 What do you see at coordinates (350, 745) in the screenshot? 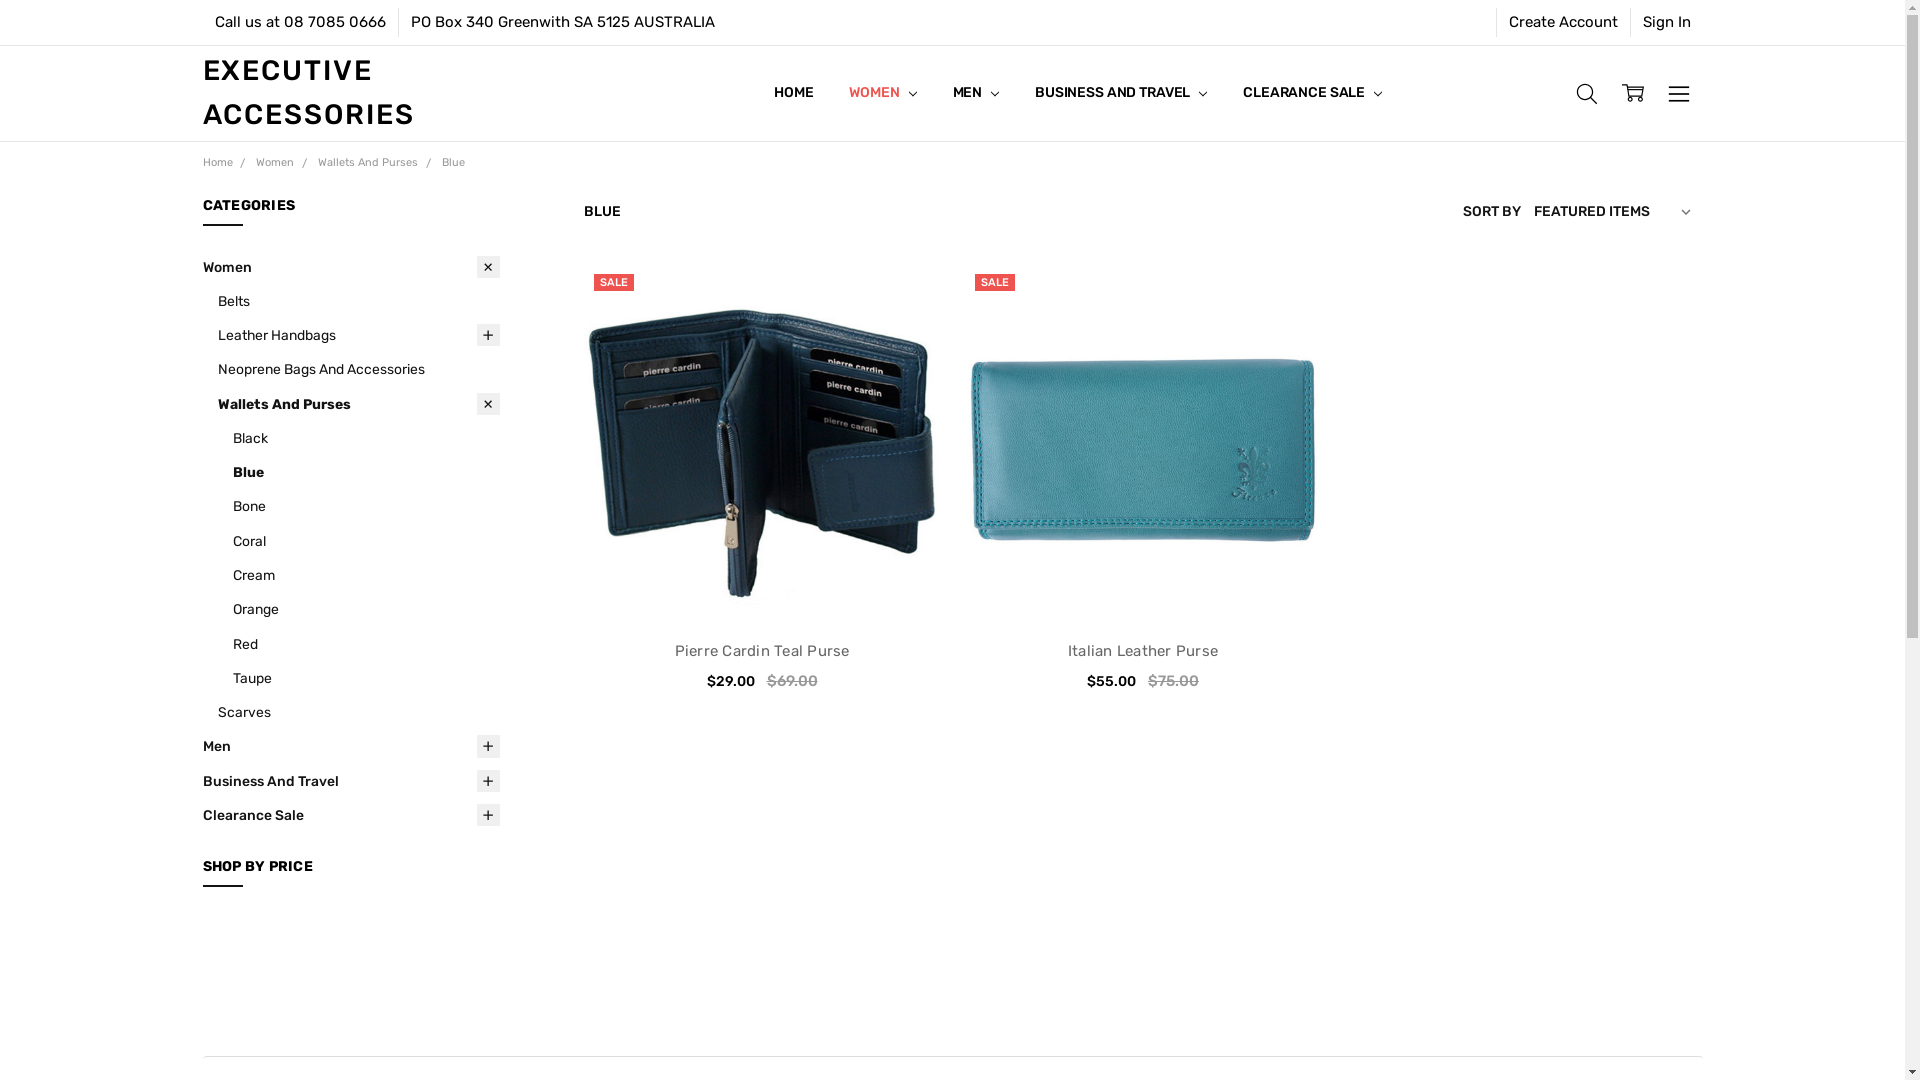
I see `'Men'` at bounding box center [350, 745].